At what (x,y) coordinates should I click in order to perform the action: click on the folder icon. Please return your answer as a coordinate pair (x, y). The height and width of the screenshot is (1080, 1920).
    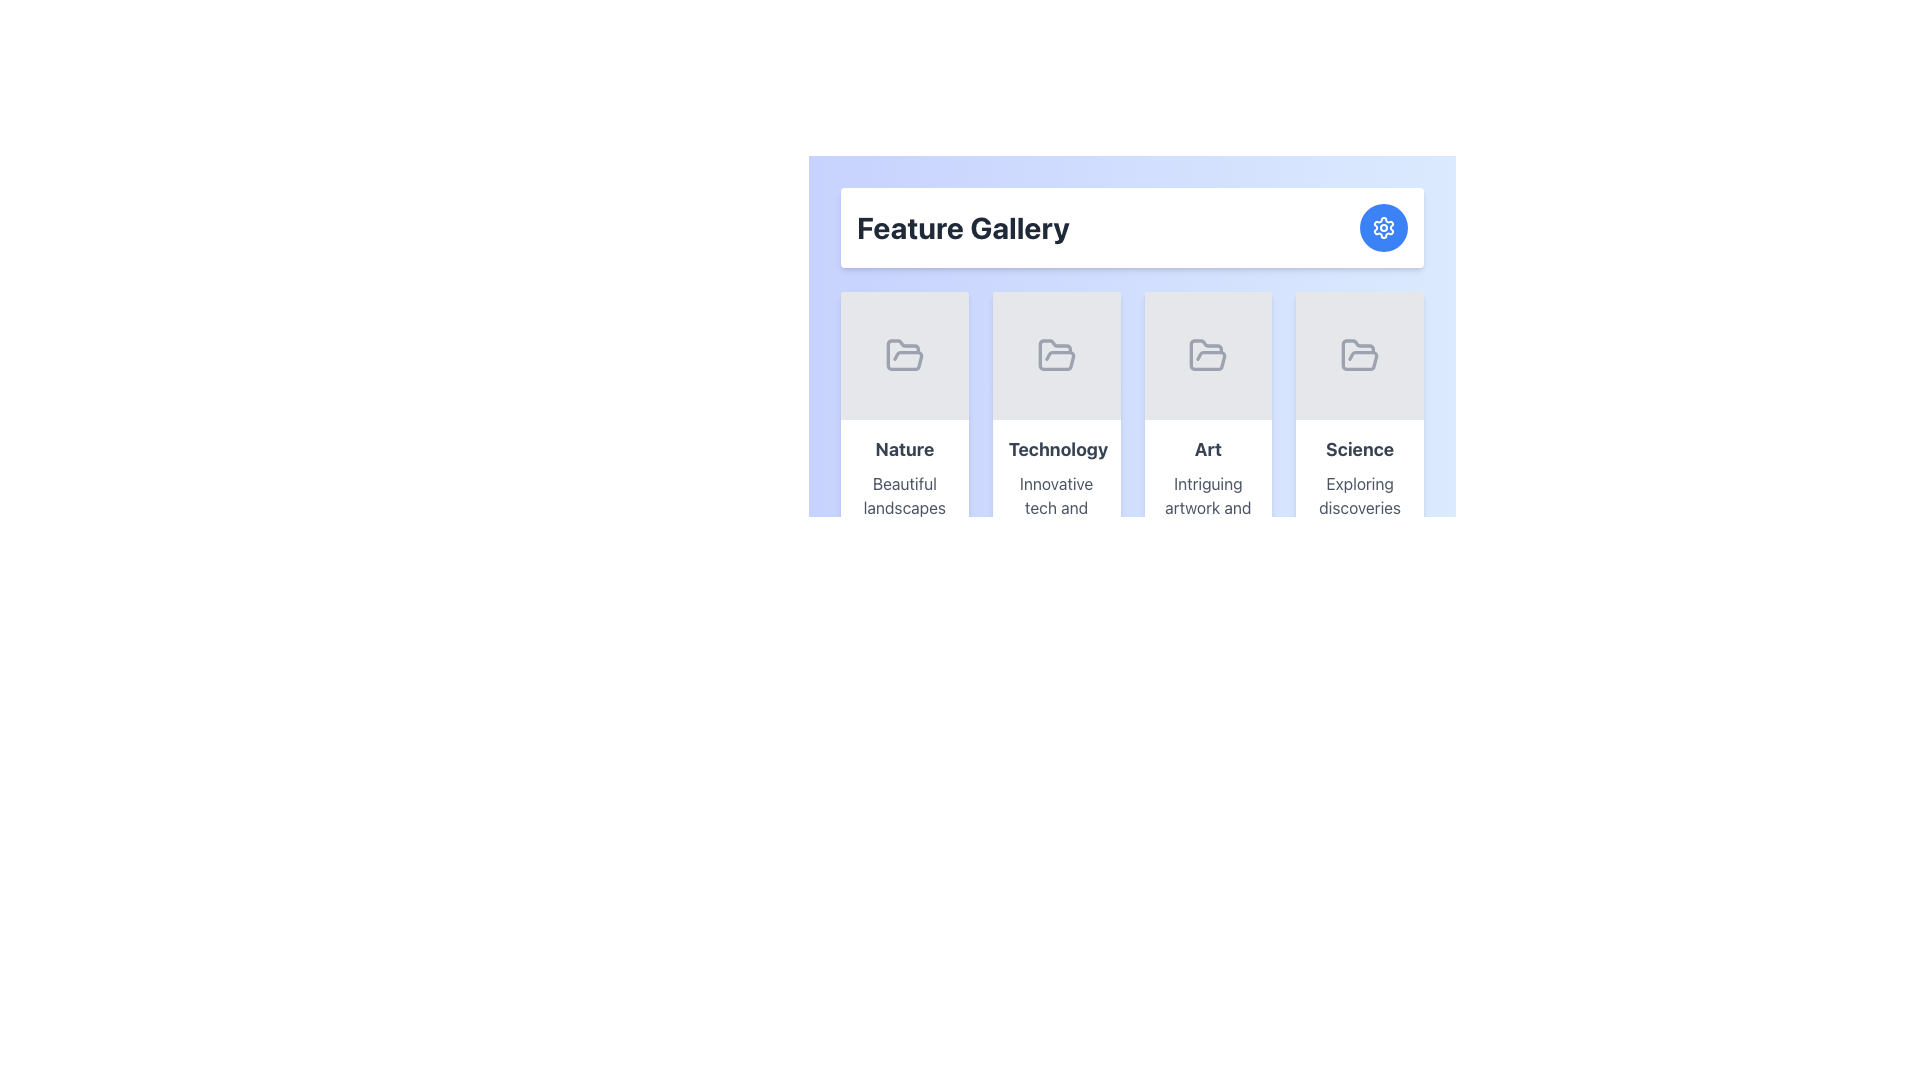
    Looking at the image, I should click on (1055, 354).